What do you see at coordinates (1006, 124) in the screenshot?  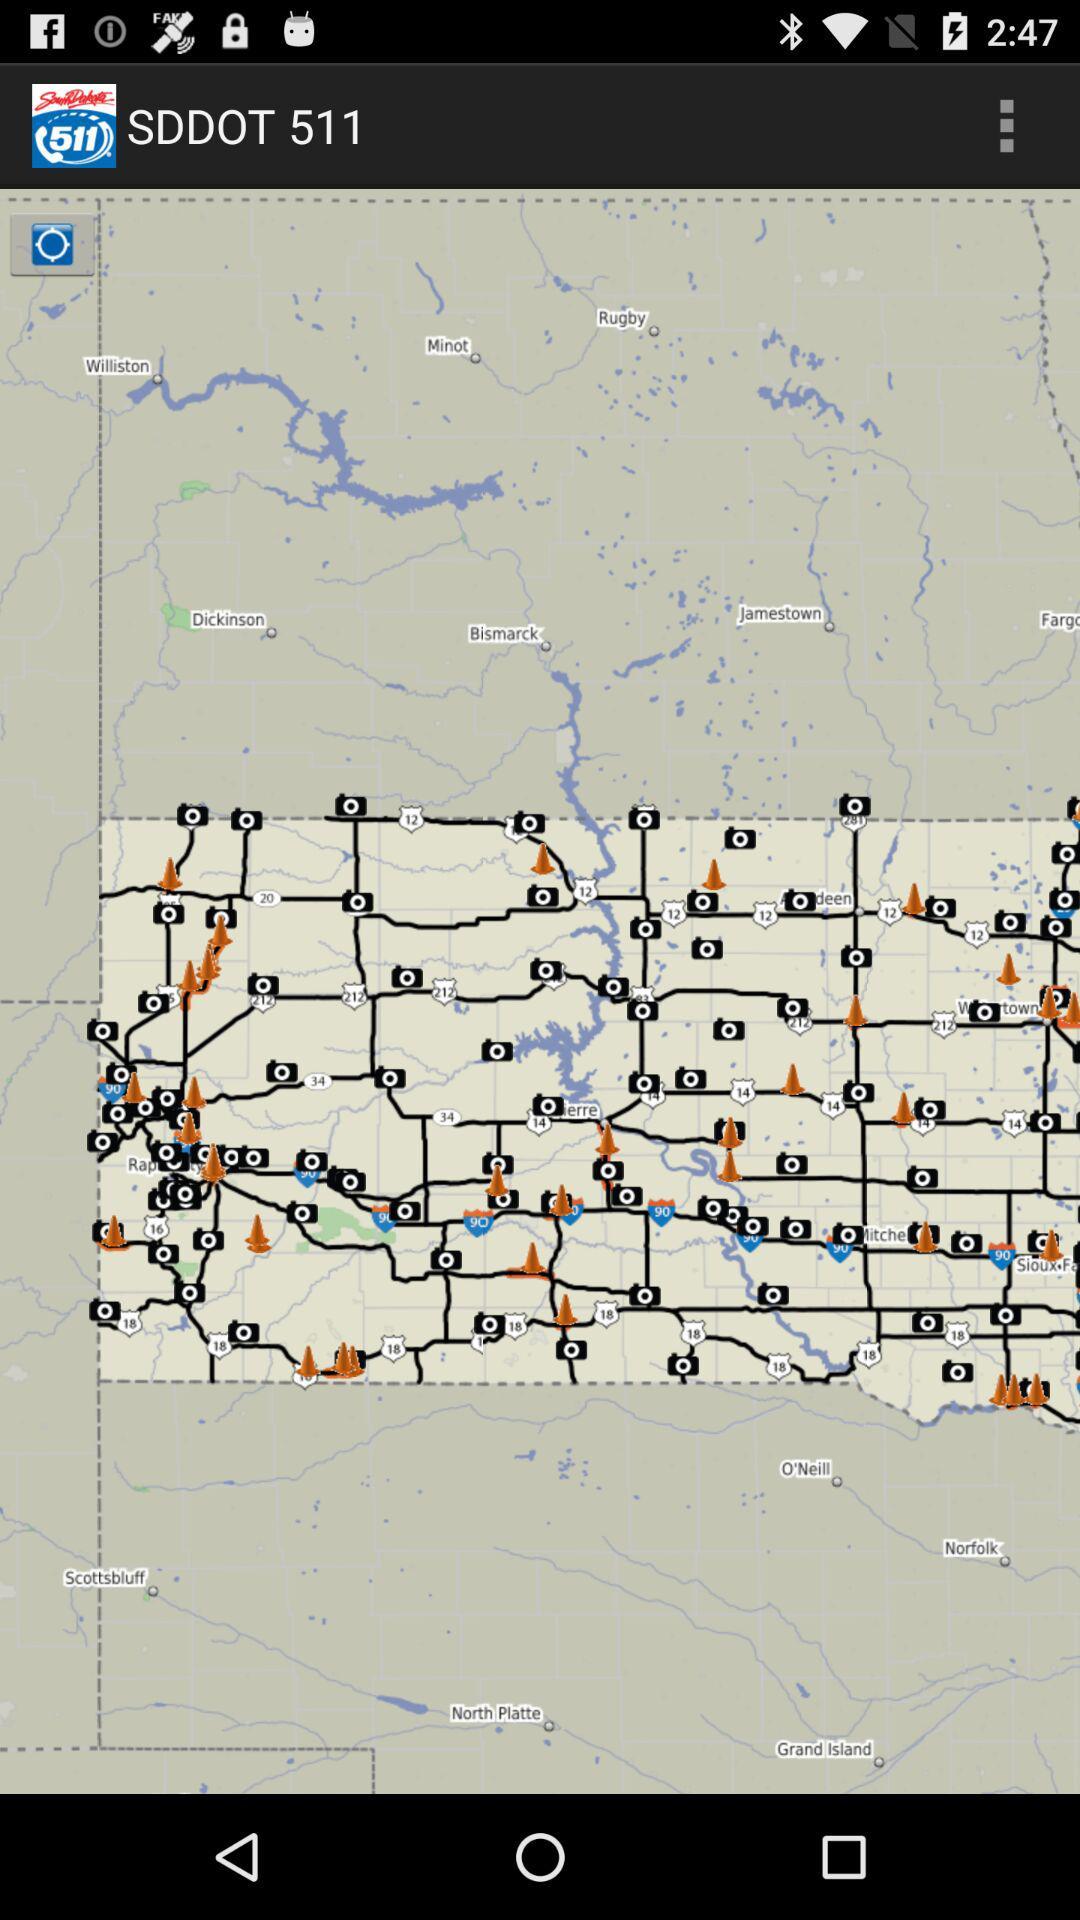 I see `the item to the right of the sddot 511` at bounding box center [1006, 124].